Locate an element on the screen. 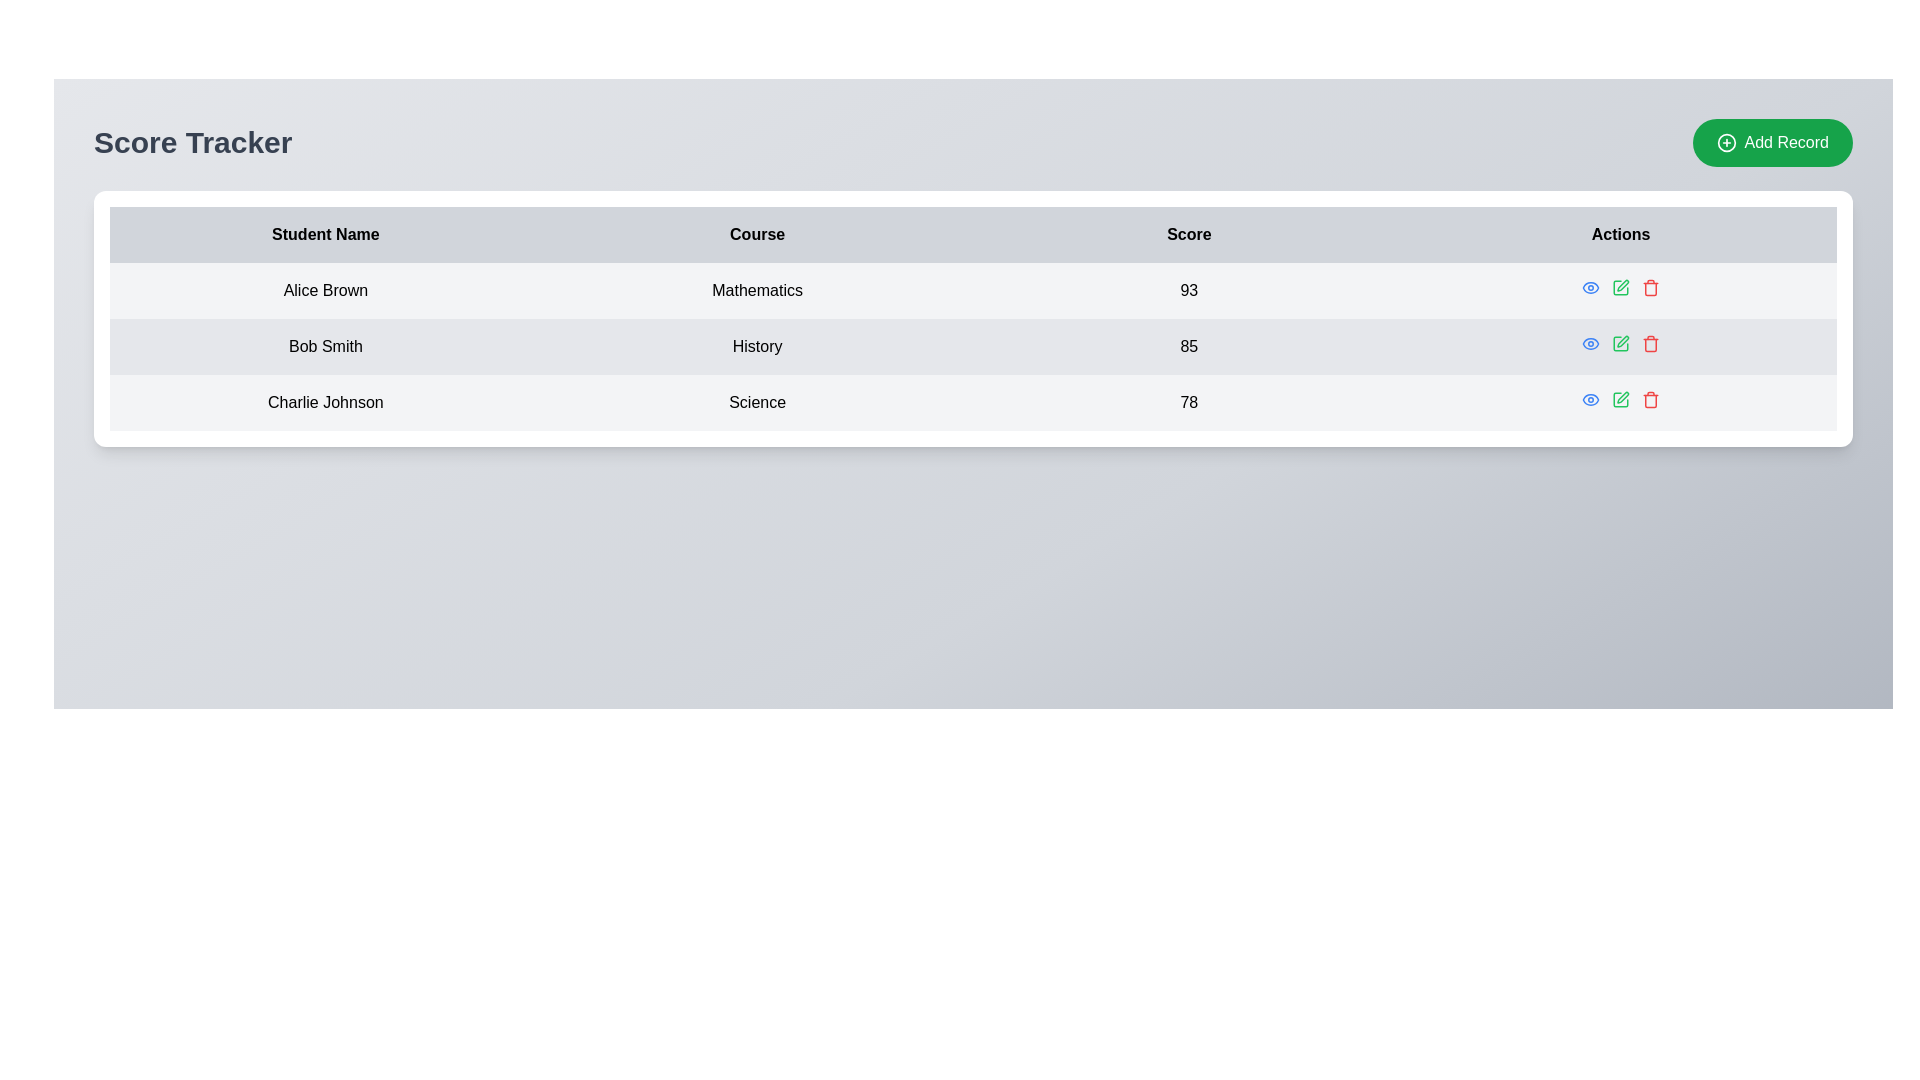 Image resolution: width=1920 pixels, height=1080 pixels. the edit icon within the 'Actions' column for the 'Charlie Johnson' entry to modify the entry is located at coordinates (1621, 400).